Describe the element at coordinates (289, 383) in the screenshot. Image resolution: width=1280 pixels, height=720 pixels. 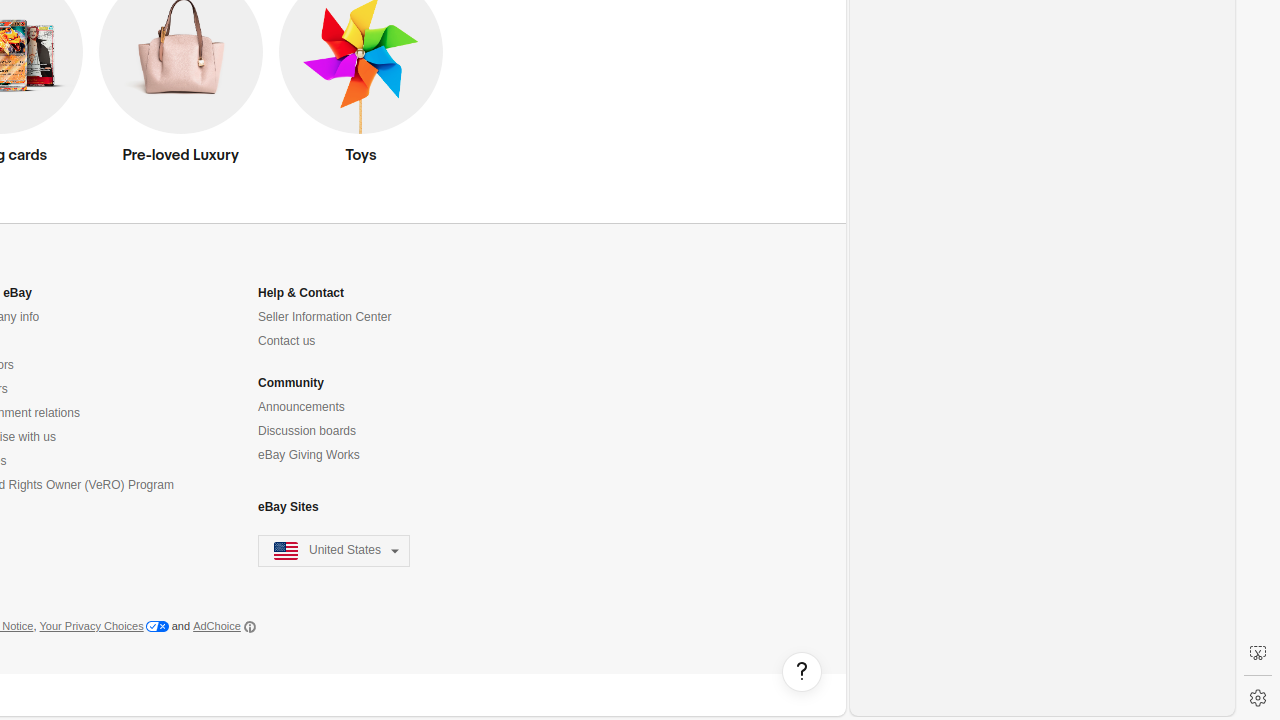
I see `'Community'` at that location.